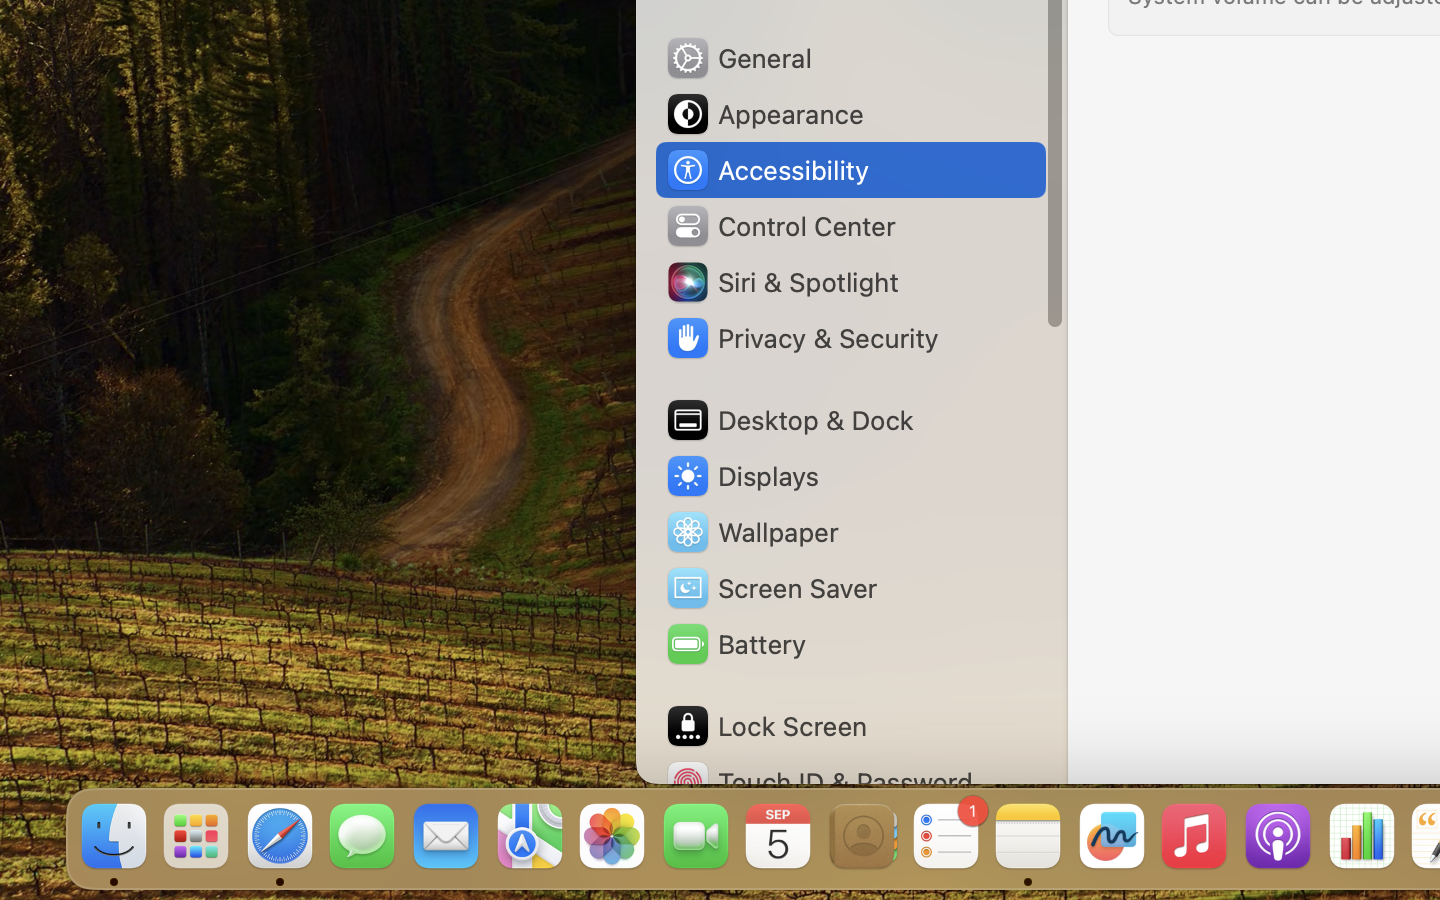  What do you see at coordinates (781, 280) in the screenshot?
I see `'Siri & Spotlight'` at bounding box center [781, 280].